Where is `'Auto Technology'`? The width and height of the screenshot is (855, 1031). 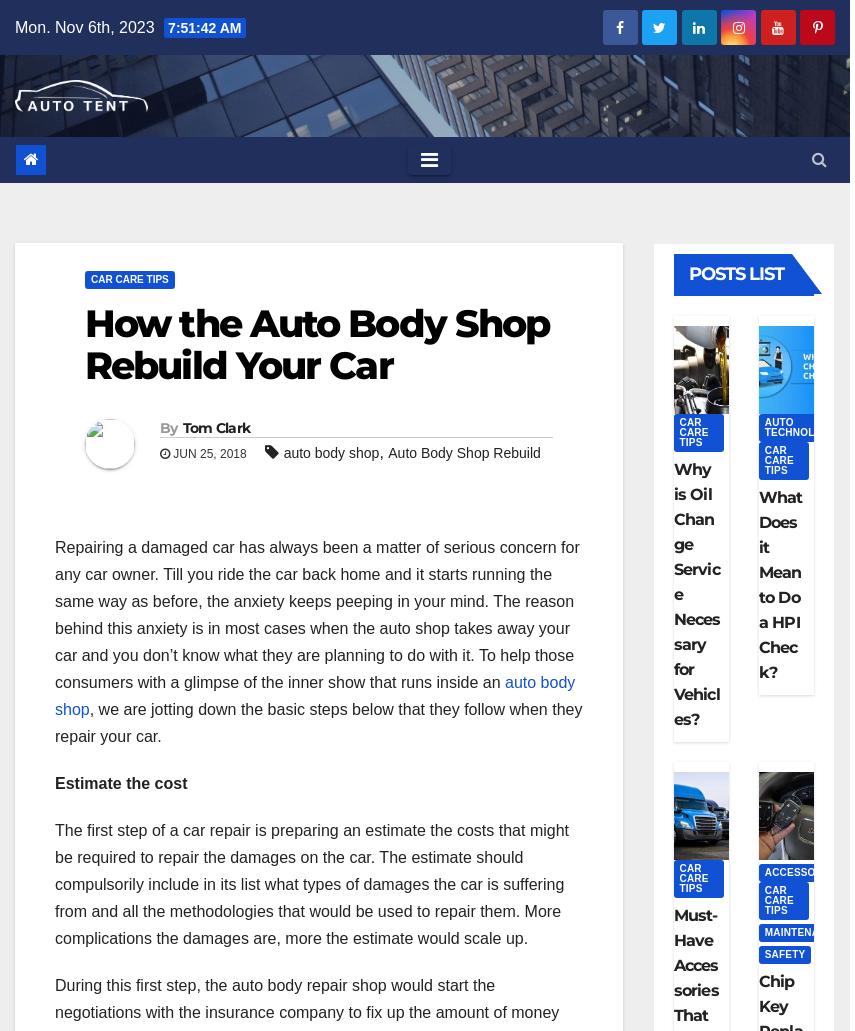
'Auto Technology' is located at coordinates (800, 427).